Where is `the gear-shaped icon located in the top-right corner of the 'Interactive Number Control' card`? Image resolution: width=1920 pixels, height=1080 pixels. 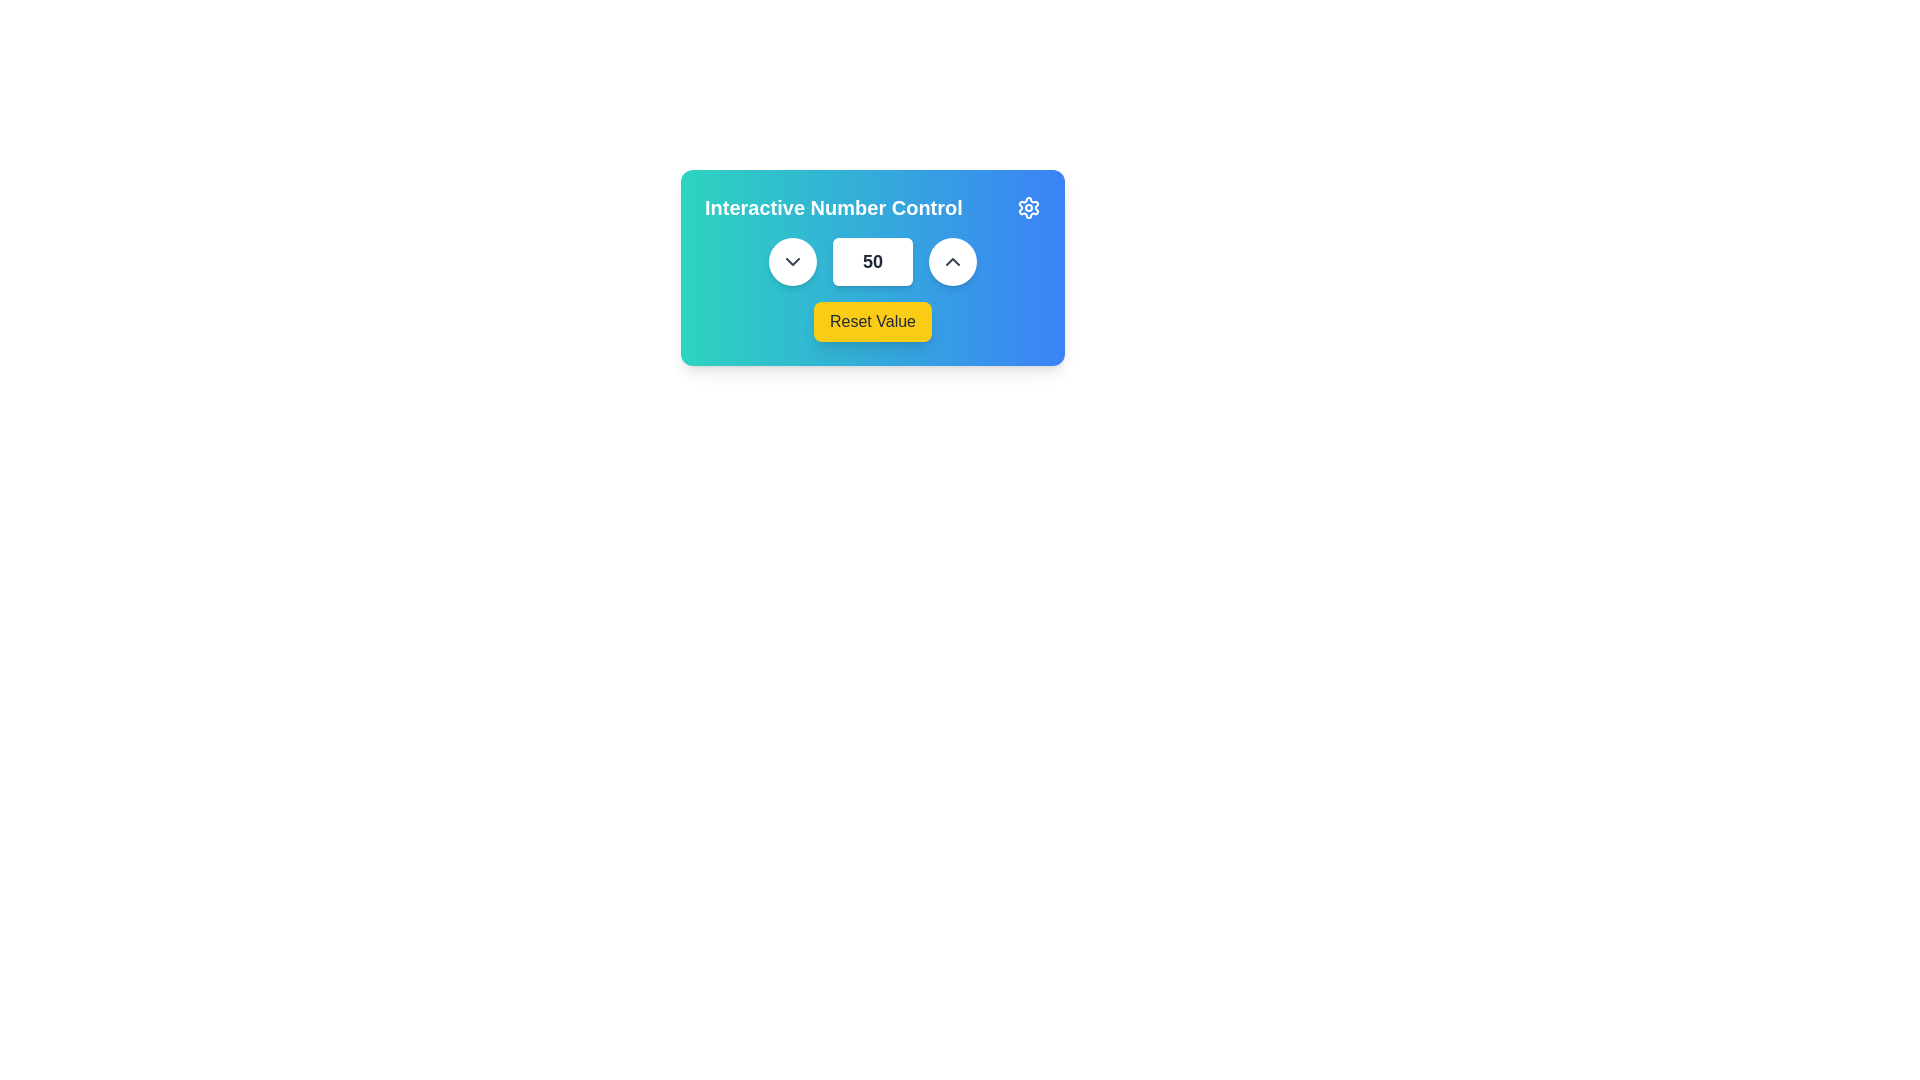 the gear-shaped icon located in the top-right corner of the 'Interactive Number Control' card is located at coordinates (1028, 208).